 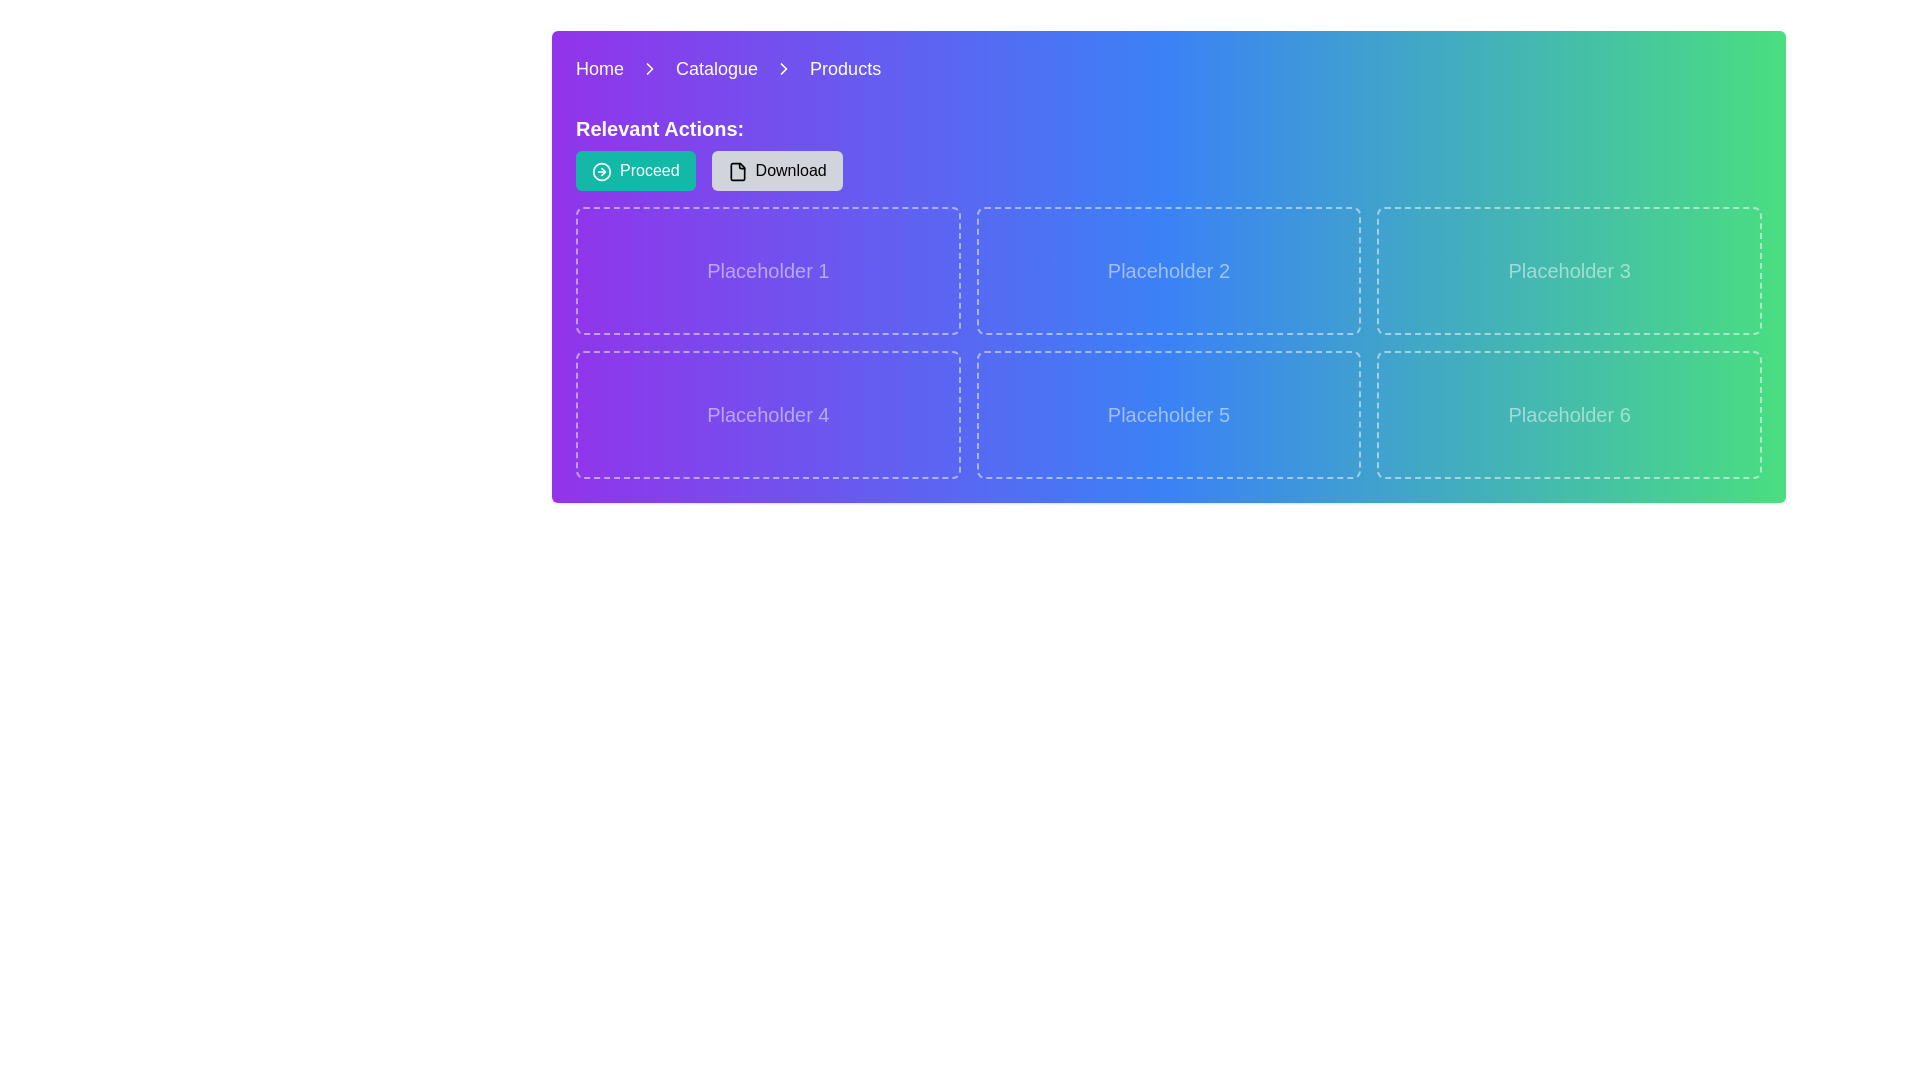 I want to click on the first button located at the top-left of the actions section to proceed to the next step in the workflow, so click(x=634, y=169).